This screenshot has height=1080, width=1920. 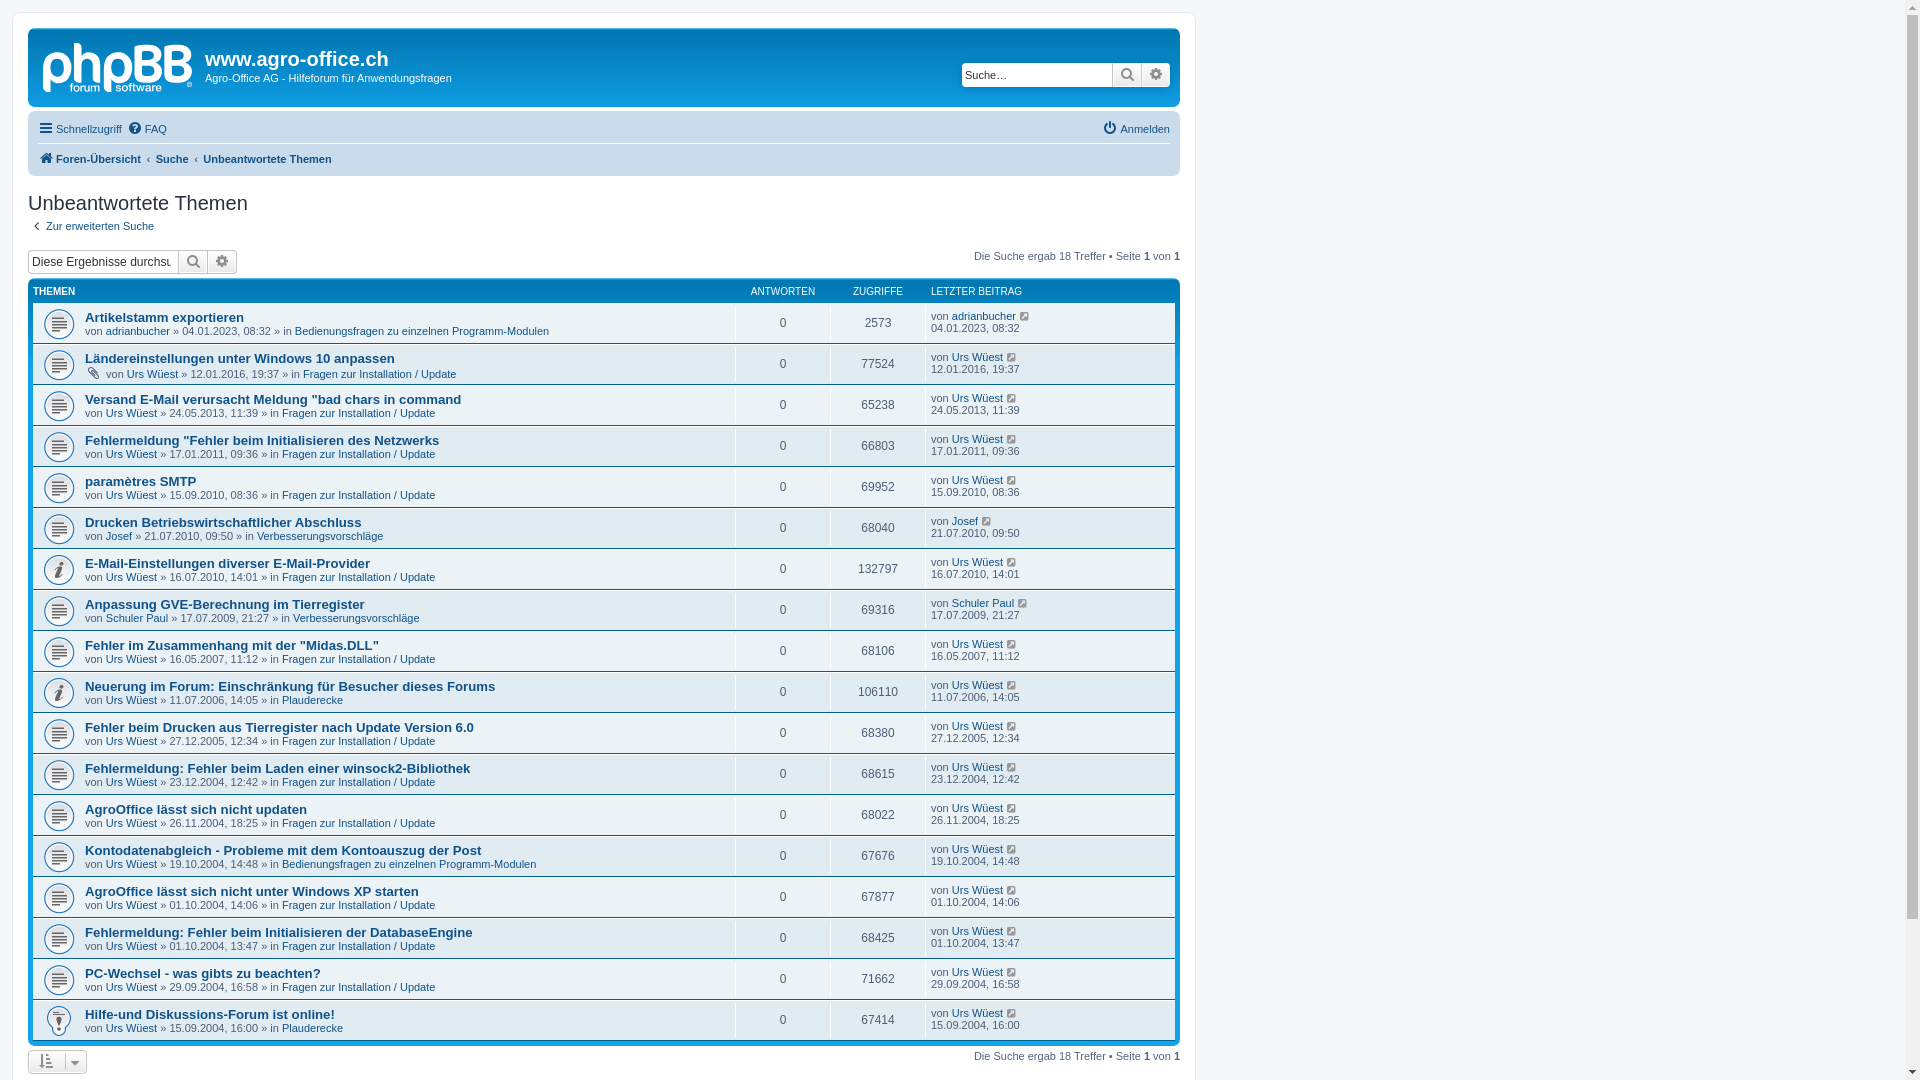 I want to click on 'Gehe zum letzten Beitrag', so click(x=1006, y=684).